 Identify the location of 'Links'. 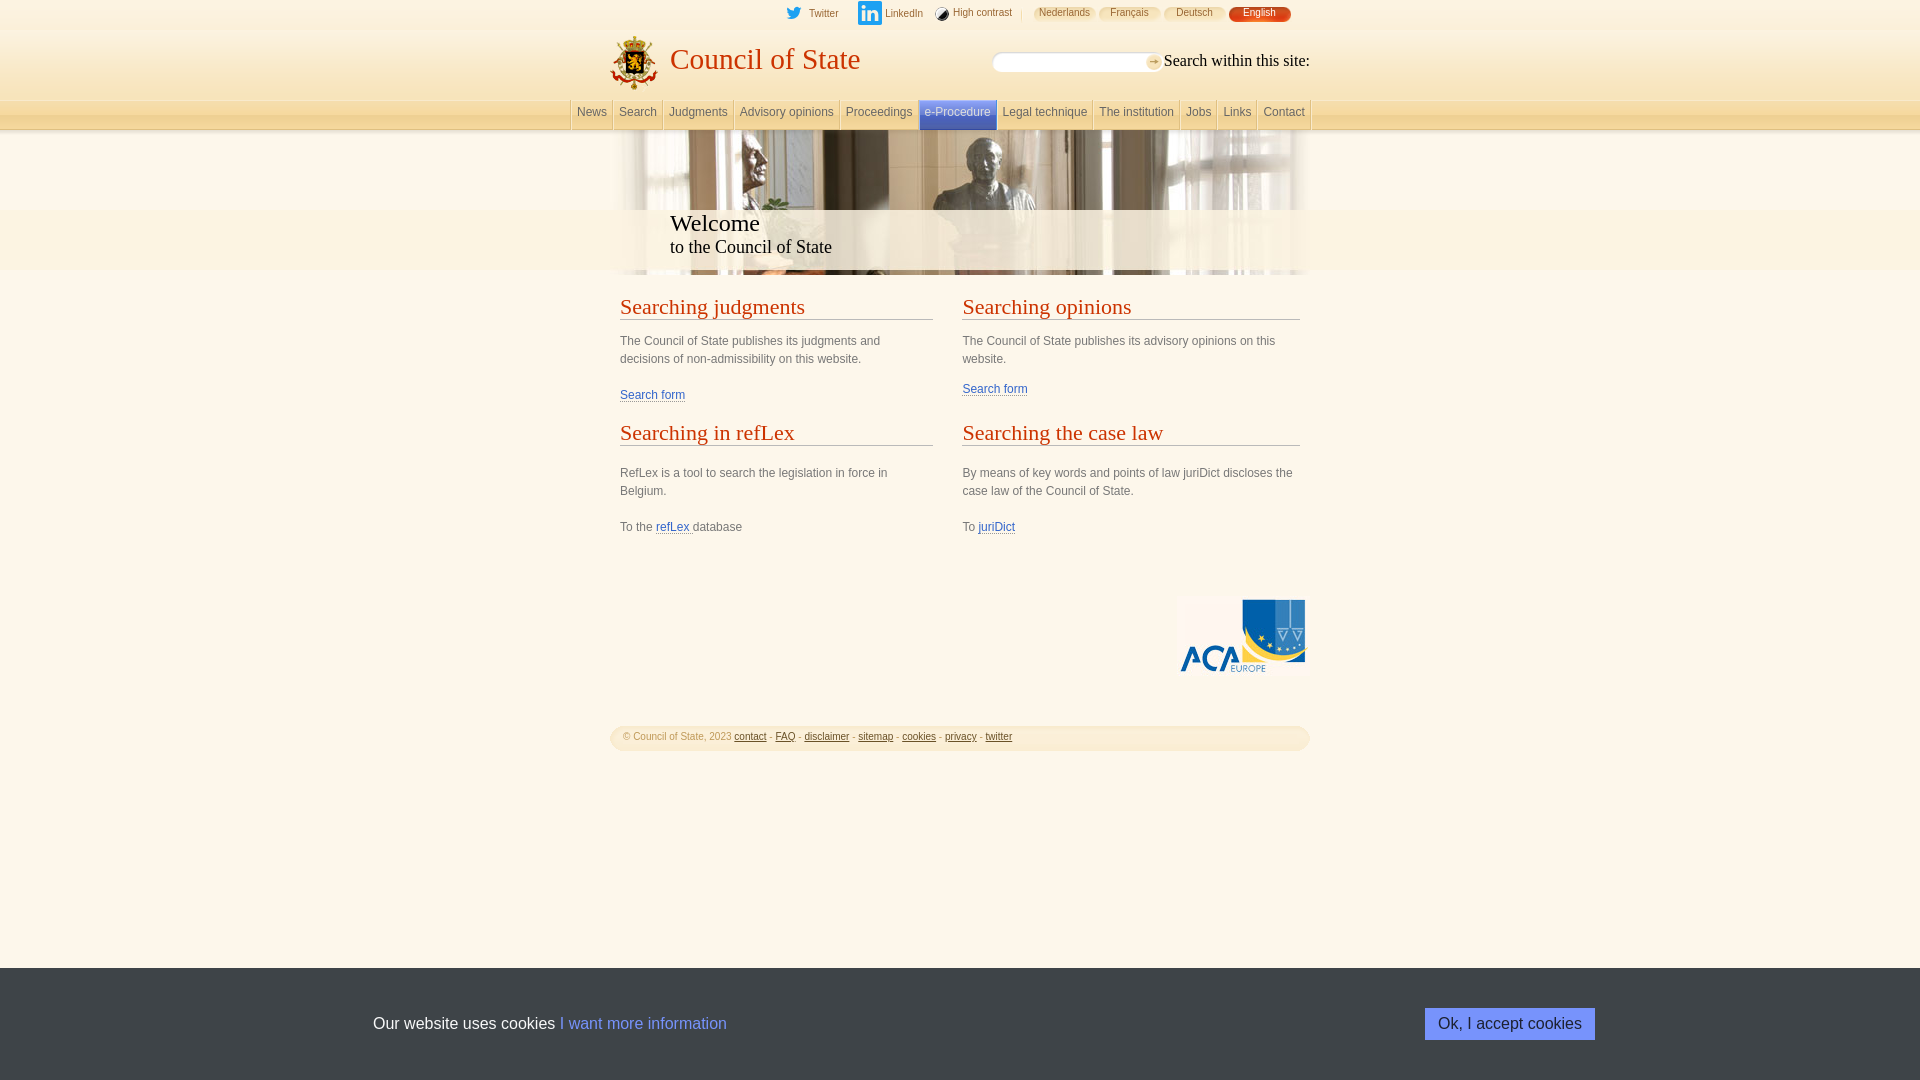
(1236, 117).